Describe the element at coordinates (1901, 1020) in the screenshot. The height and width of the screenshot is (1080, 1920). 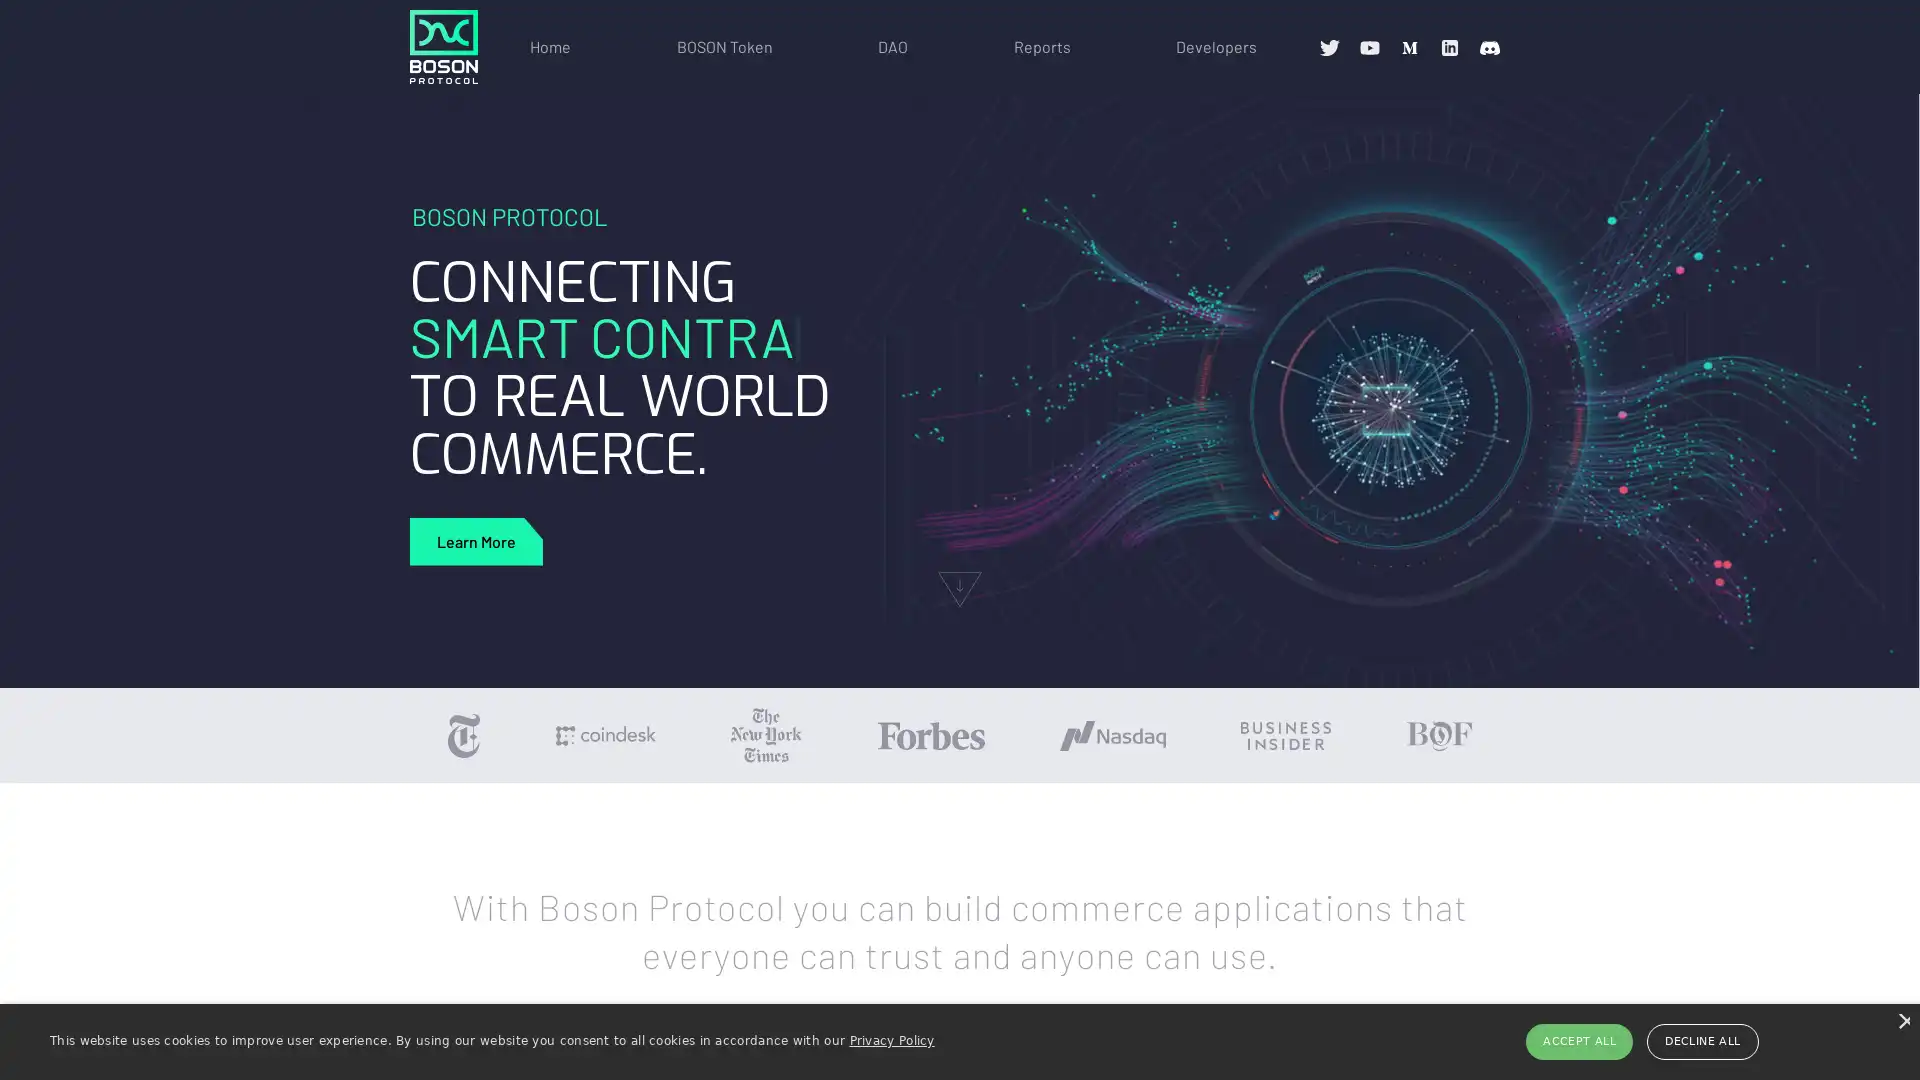
I see `Close` at that location.